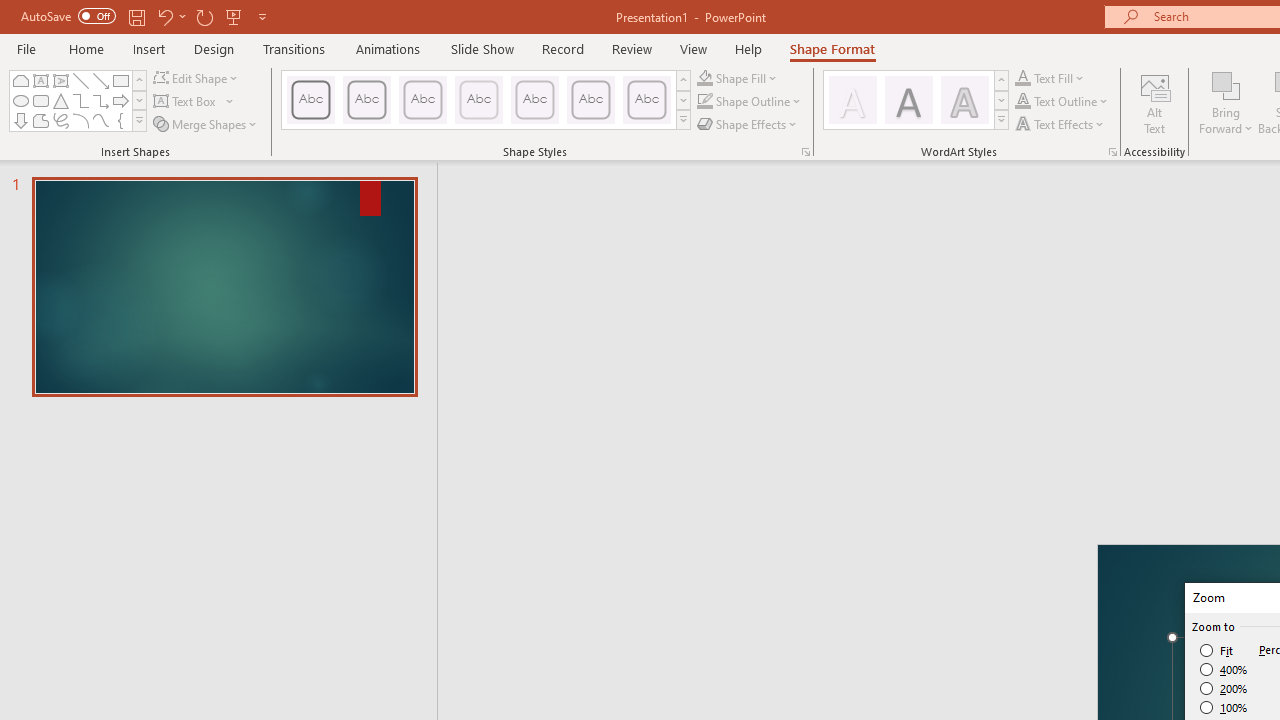 Image resolution: width=1280 pixels, height=720 pixels. Describe the element at coordinates (1062, 101) in the screenshot. I see `'Text Outline'` at that location.